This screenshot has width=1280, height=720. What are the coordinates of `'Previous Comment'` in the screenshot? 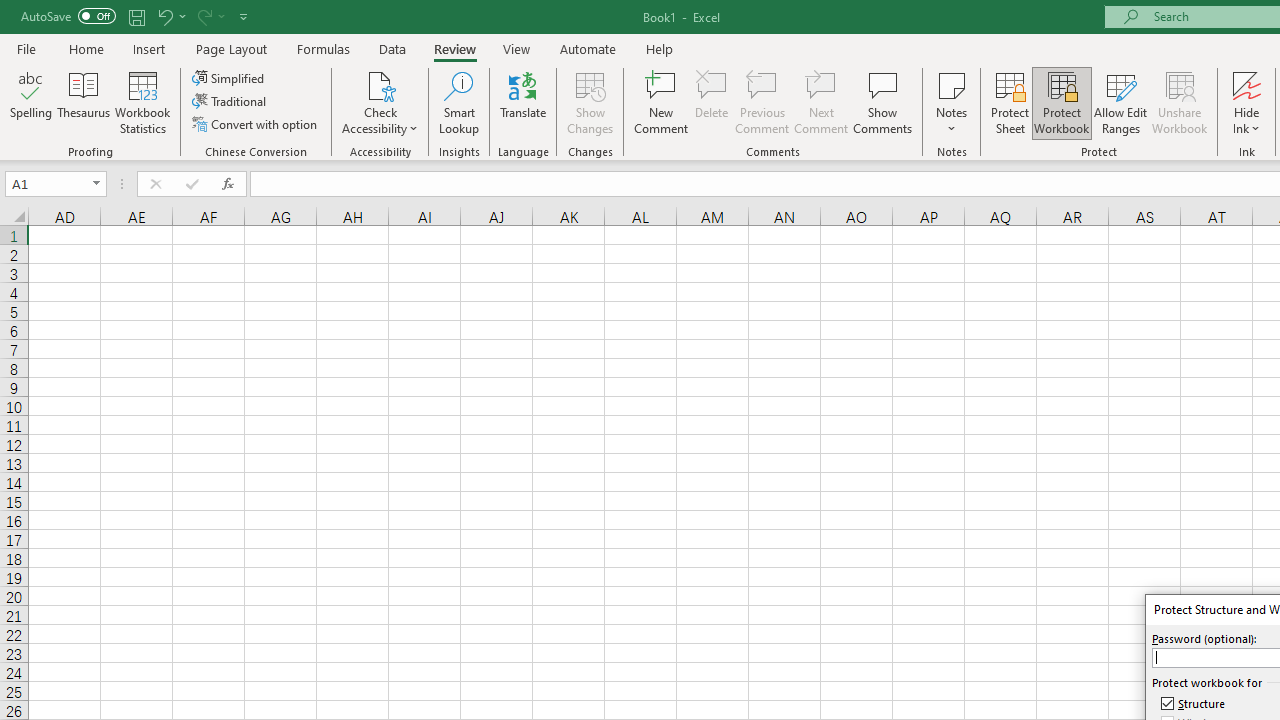 It's located at (761, 103).